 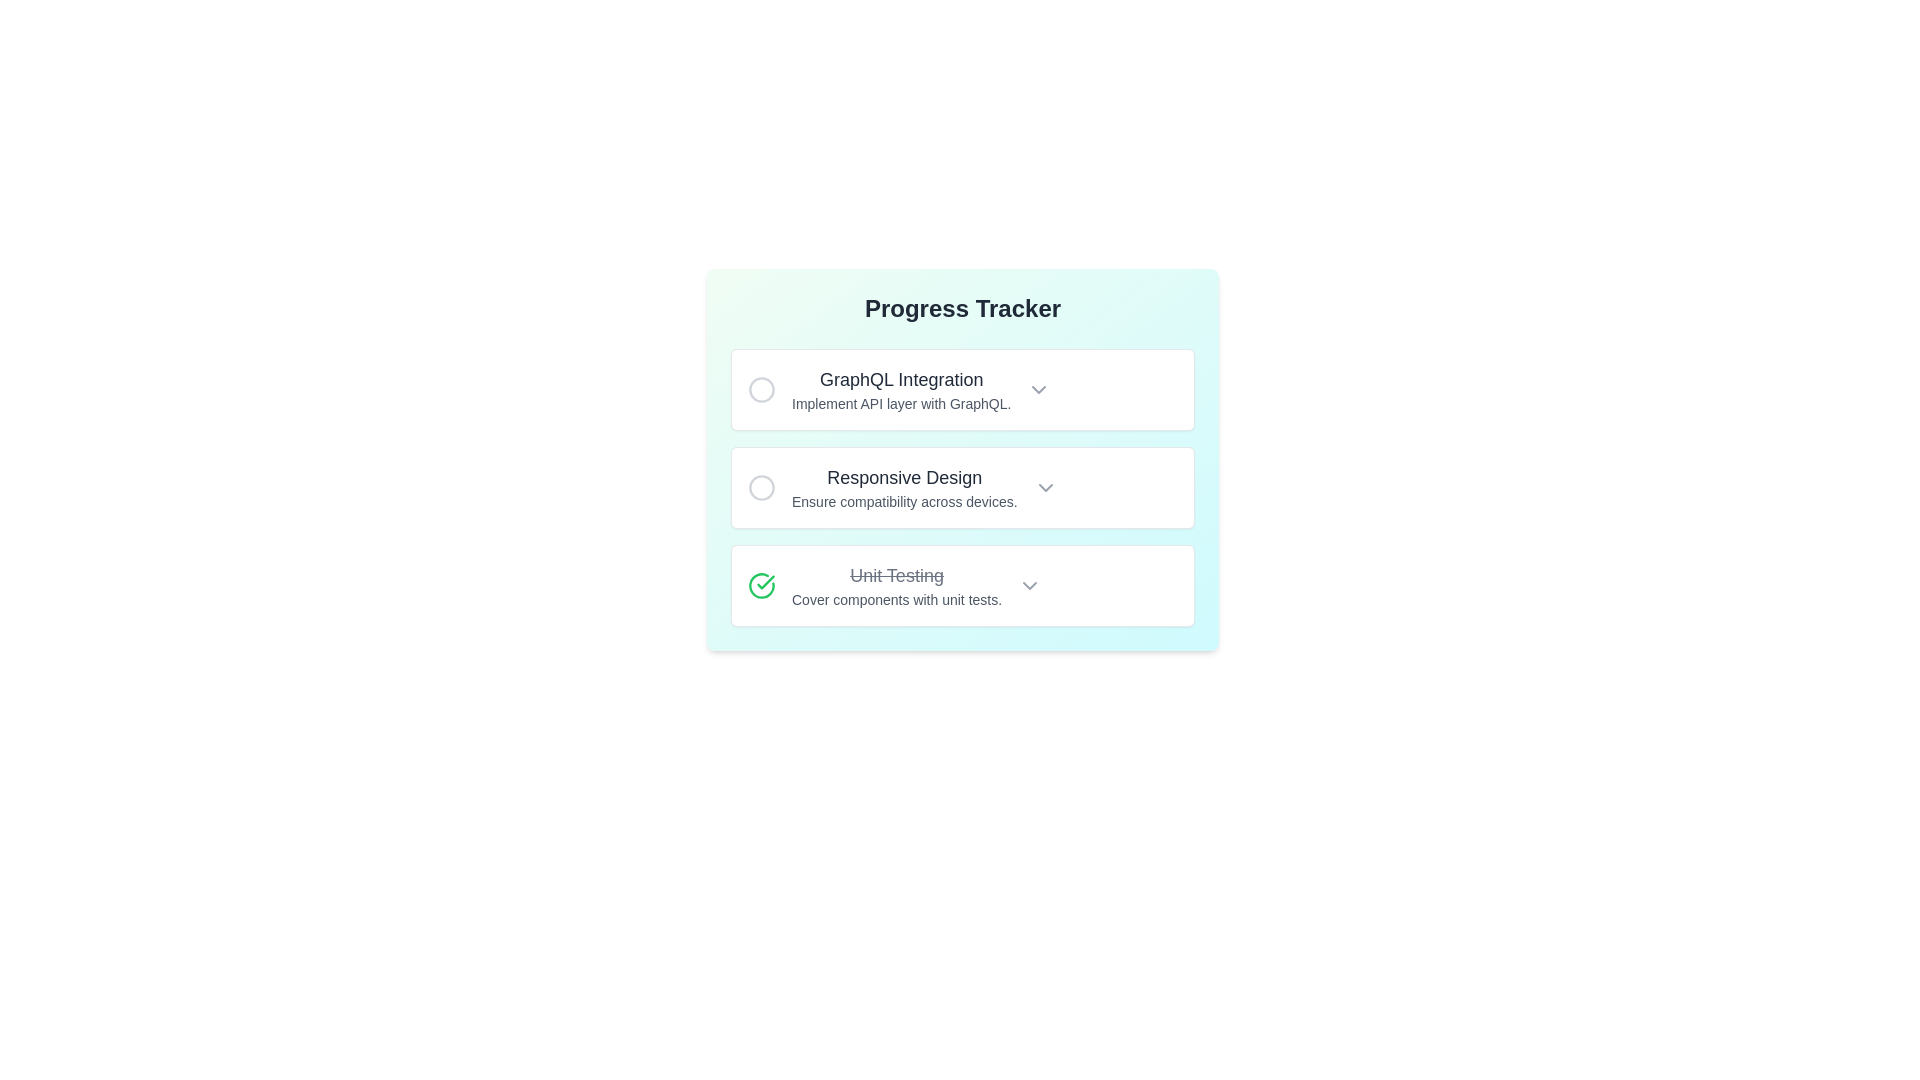 I want to click on text label displaying 'Implement API layer with GraphQL.' located below the heading 'GraphQL Integration' in the progress tracker interface, so click(x=900, y=404).